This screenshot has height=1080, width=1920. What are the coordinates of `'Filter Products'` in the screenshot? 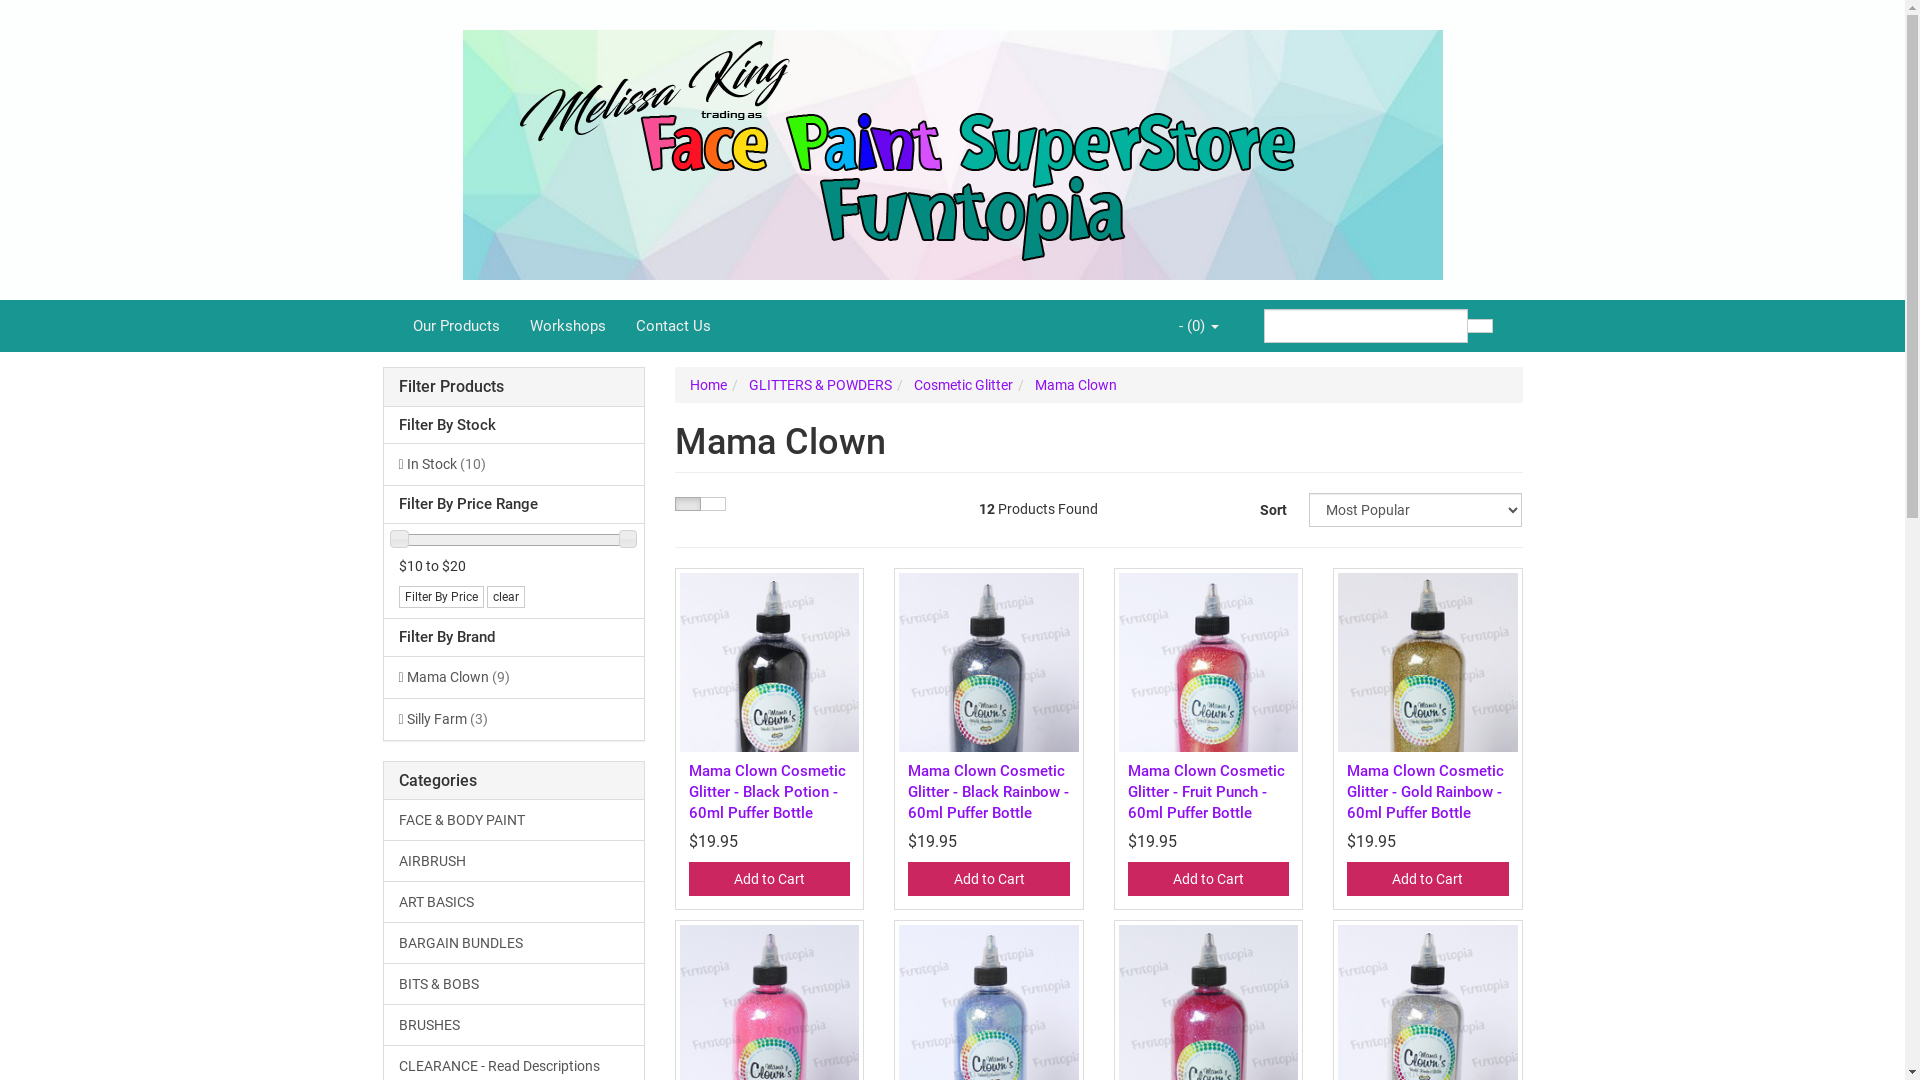 It's located at (513, 386).